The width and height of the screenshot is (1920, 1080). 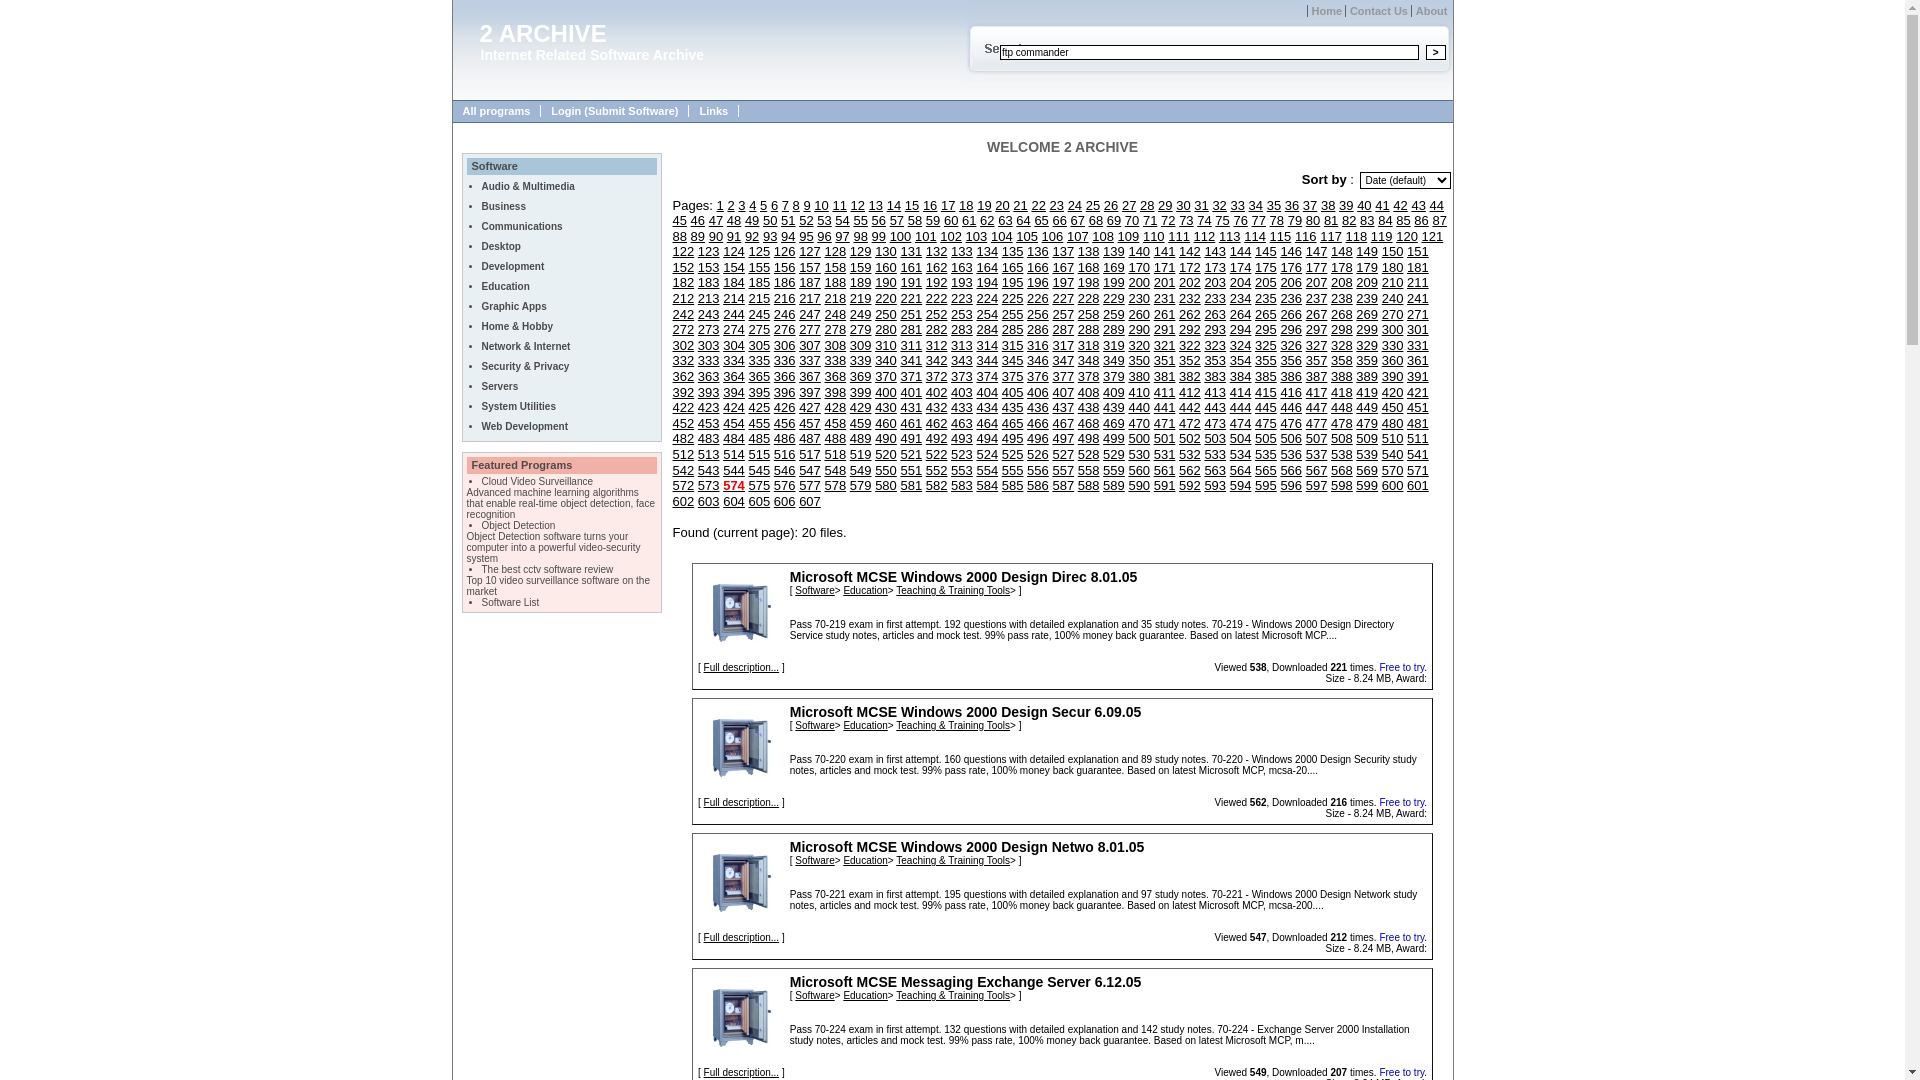 I want to click on '490', so click(x=885, y=437).